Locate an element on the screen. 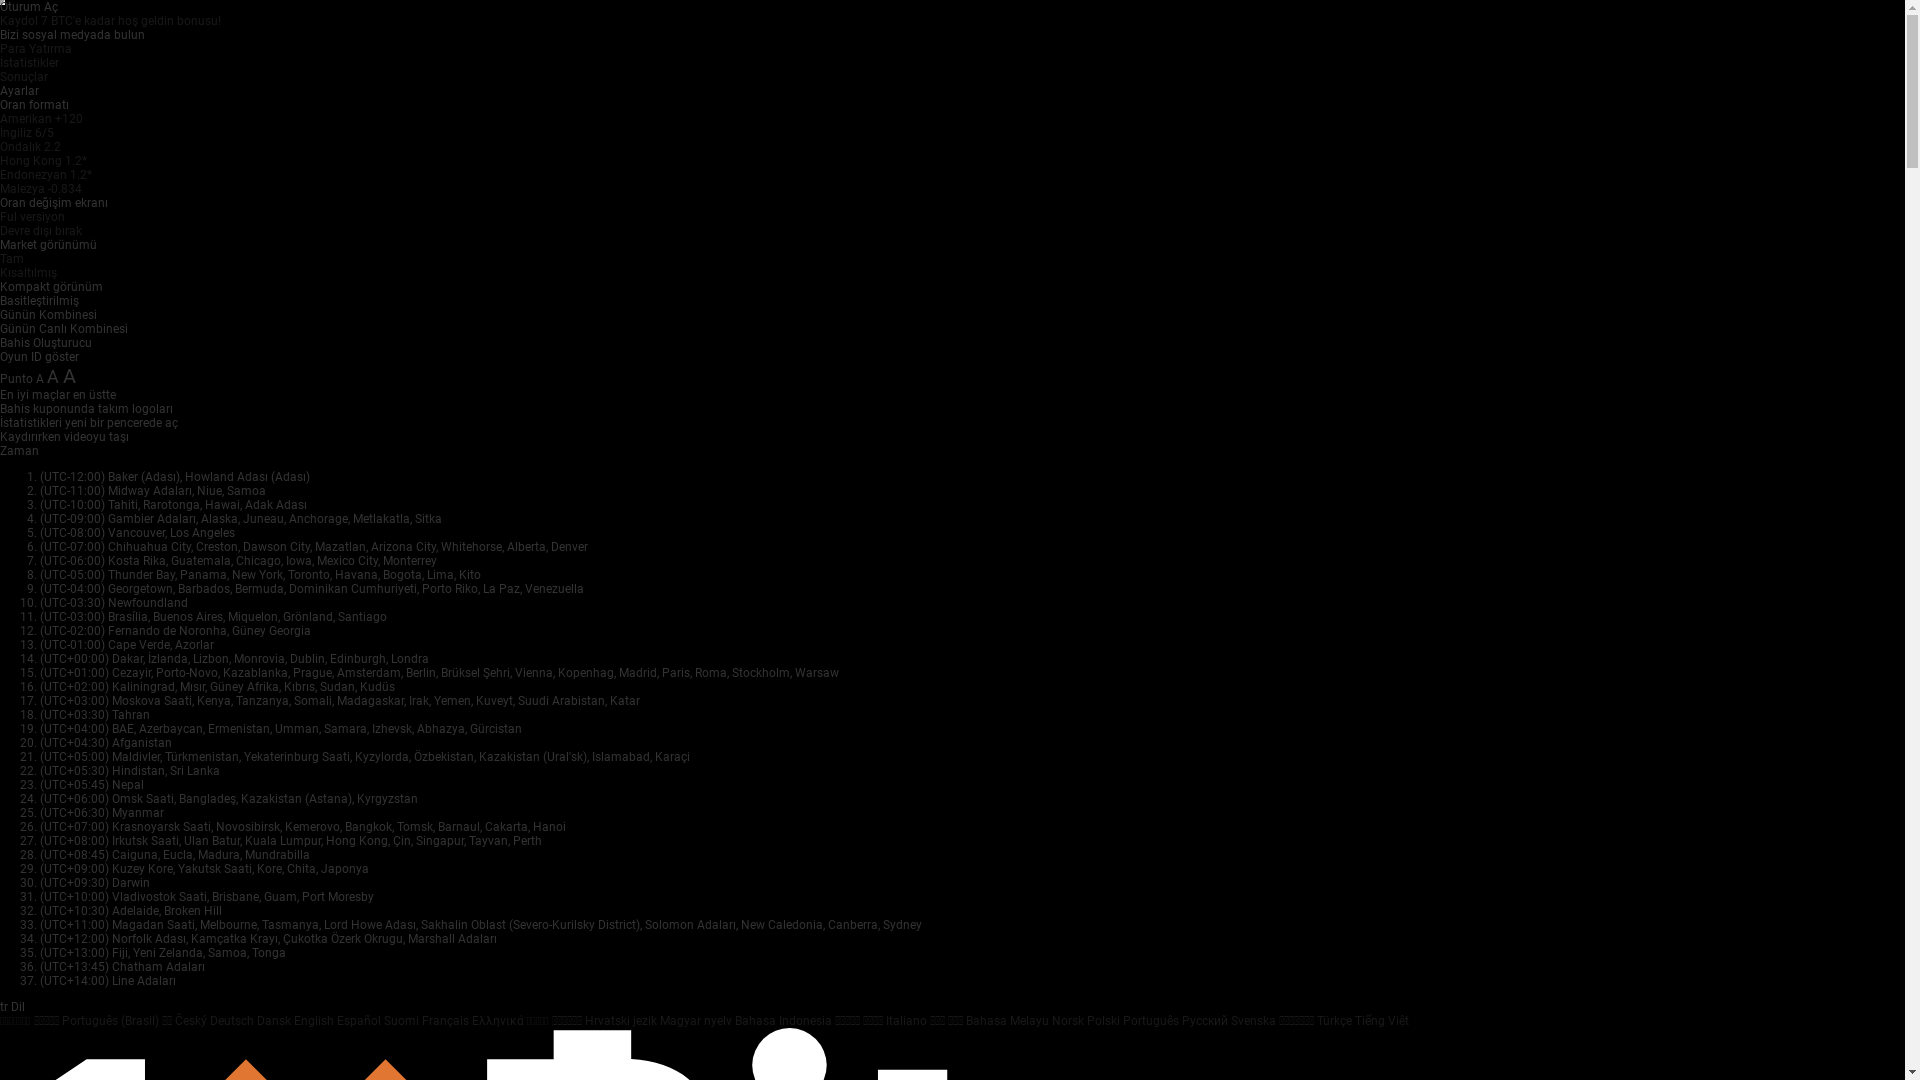  'Amerikan +120' is located at coordinates (41, 119).